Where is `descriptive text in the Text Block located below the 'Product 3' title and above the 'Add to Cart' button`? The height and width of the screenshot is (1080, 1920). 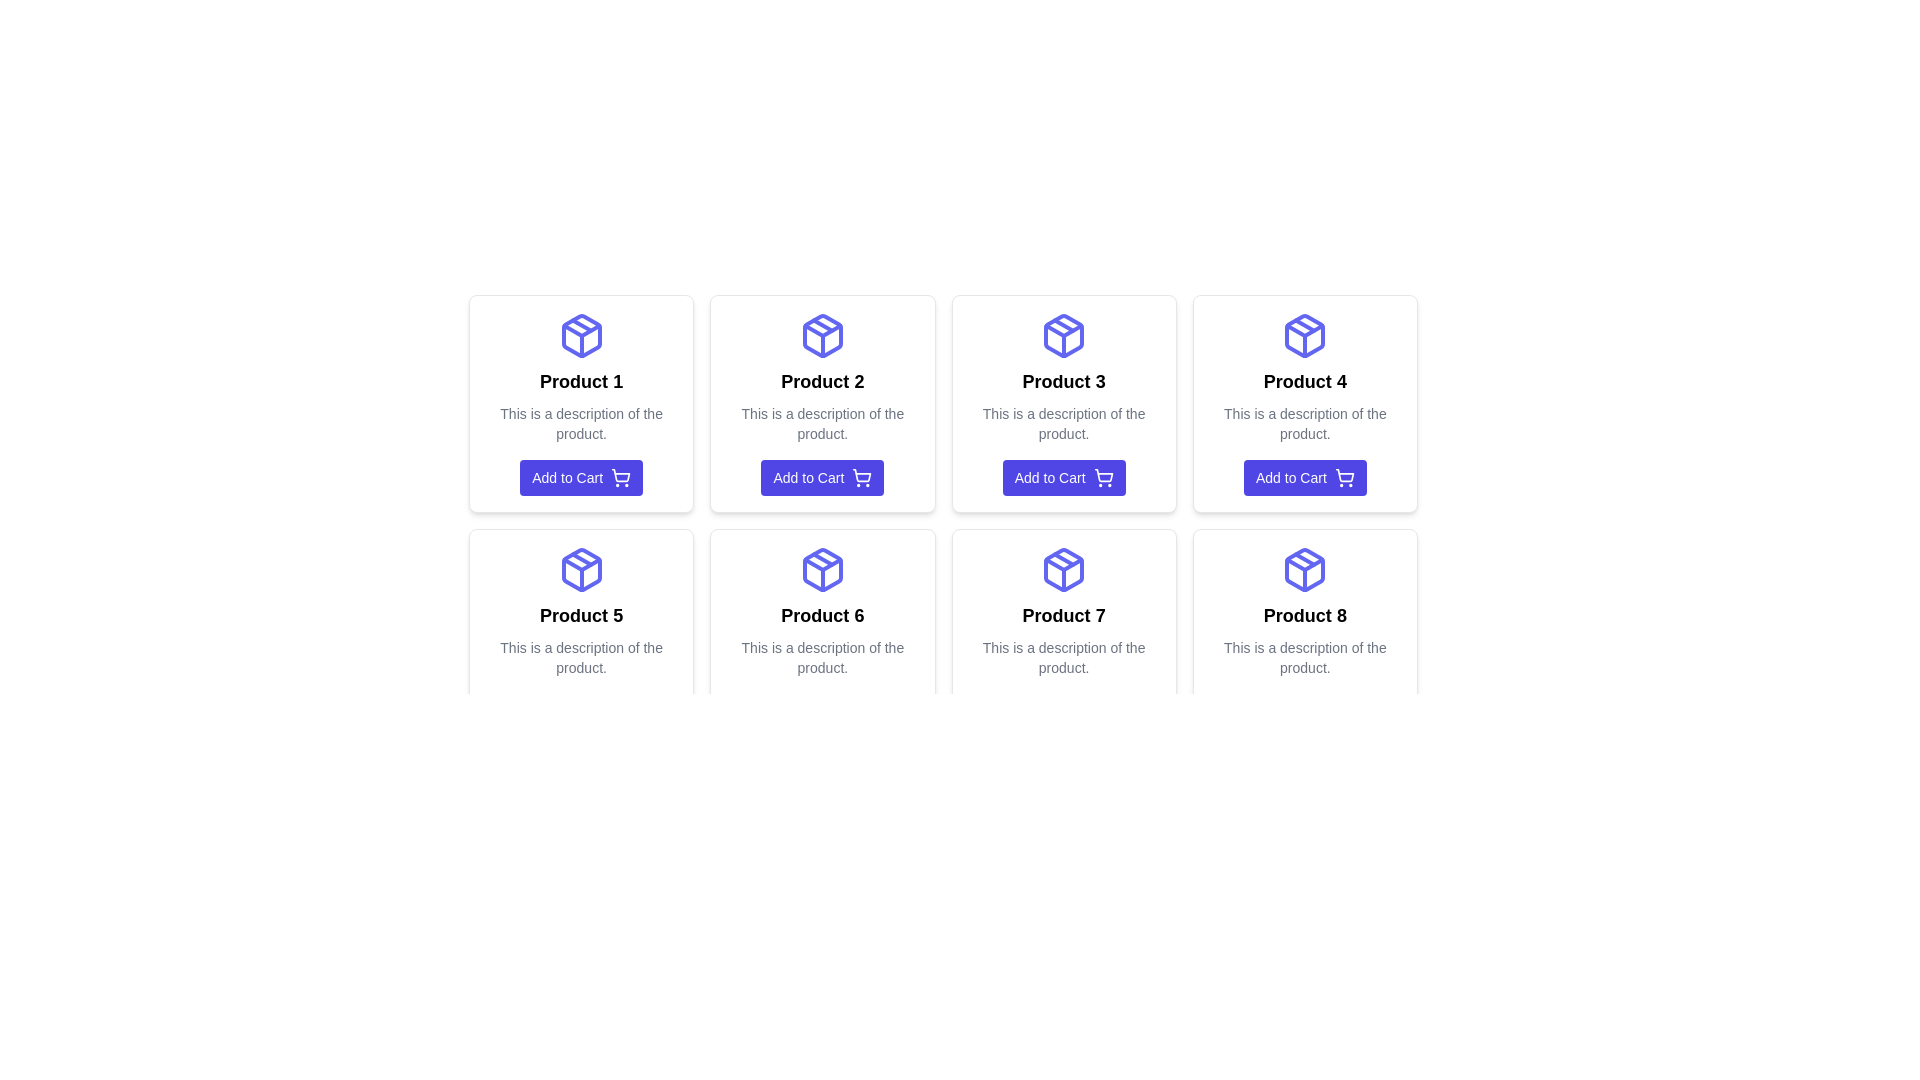
descriptive text in the Text Block located below the 'Product 3' title and above the 'Add to Cart' button is located at coordinates (1063, 423).